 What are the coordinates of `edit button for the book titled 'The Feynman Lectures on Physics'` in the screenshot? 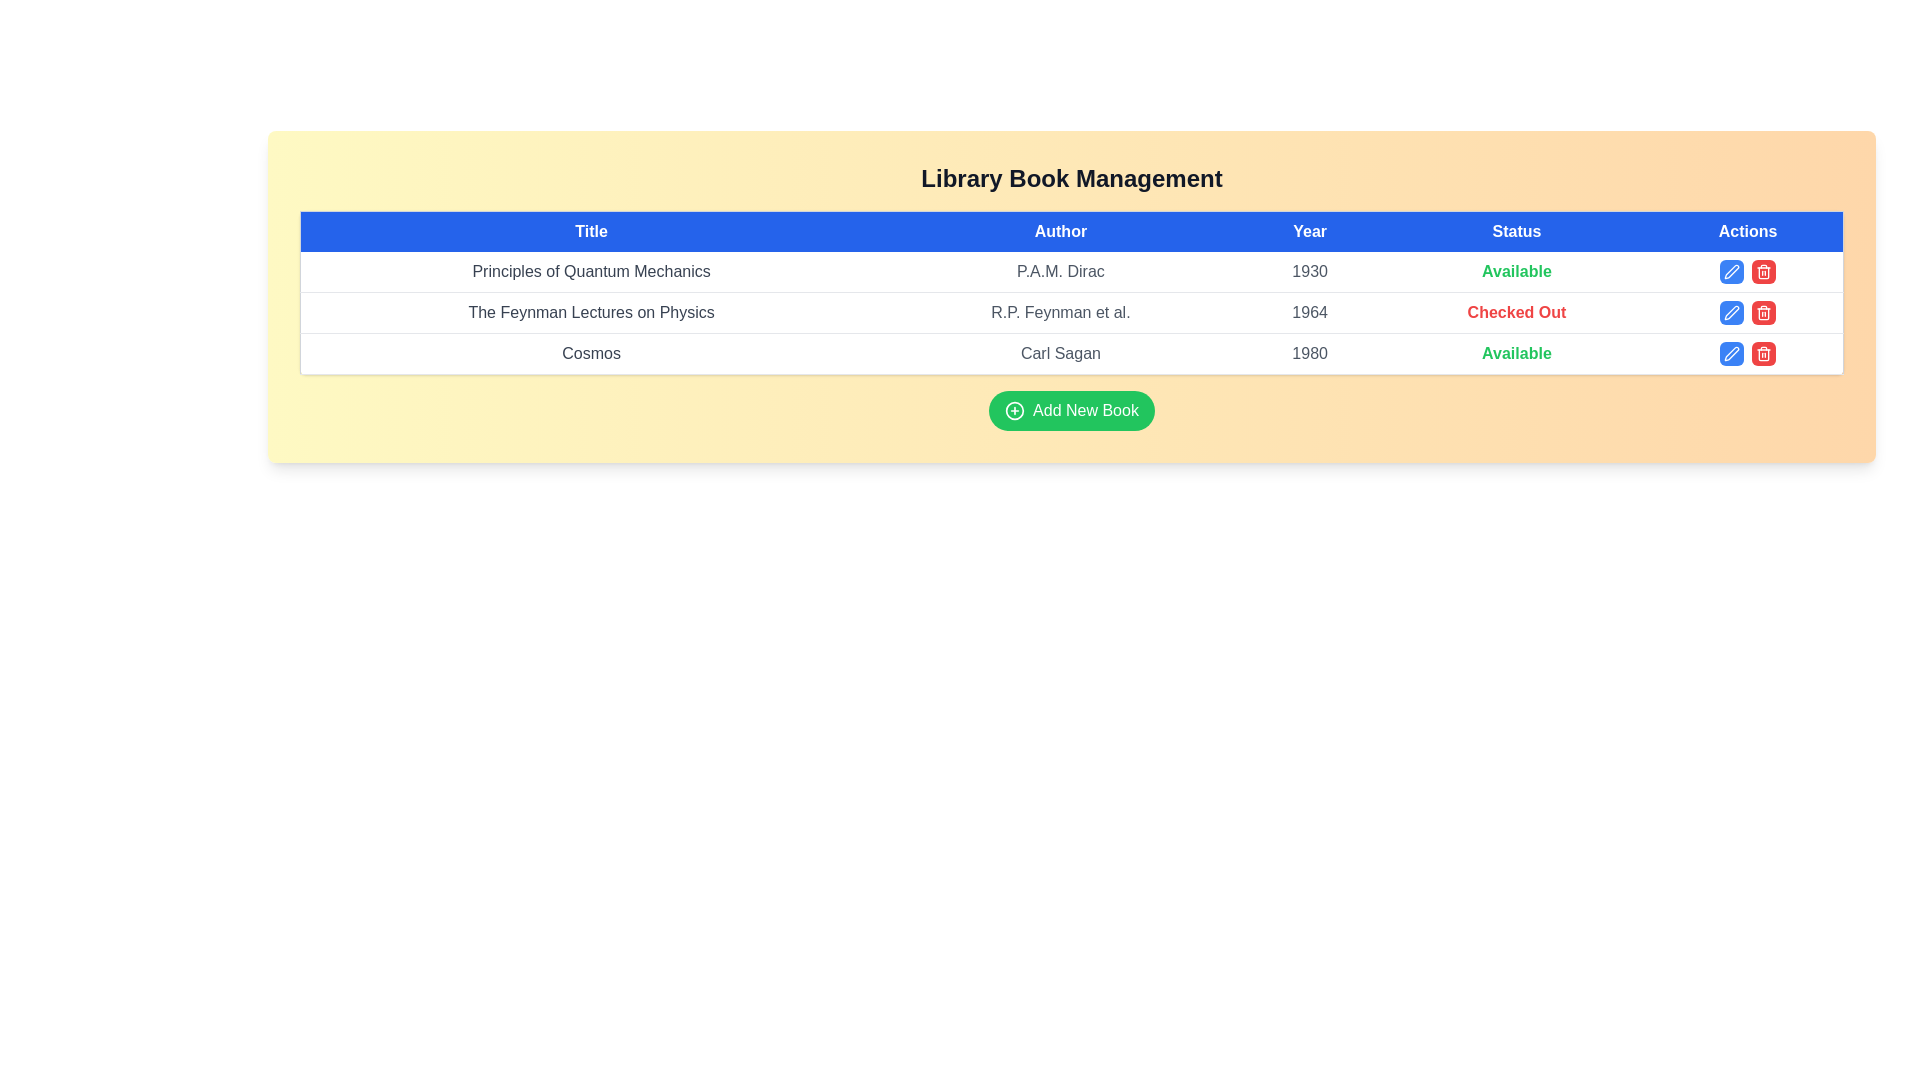 It's located at (1731, 312).